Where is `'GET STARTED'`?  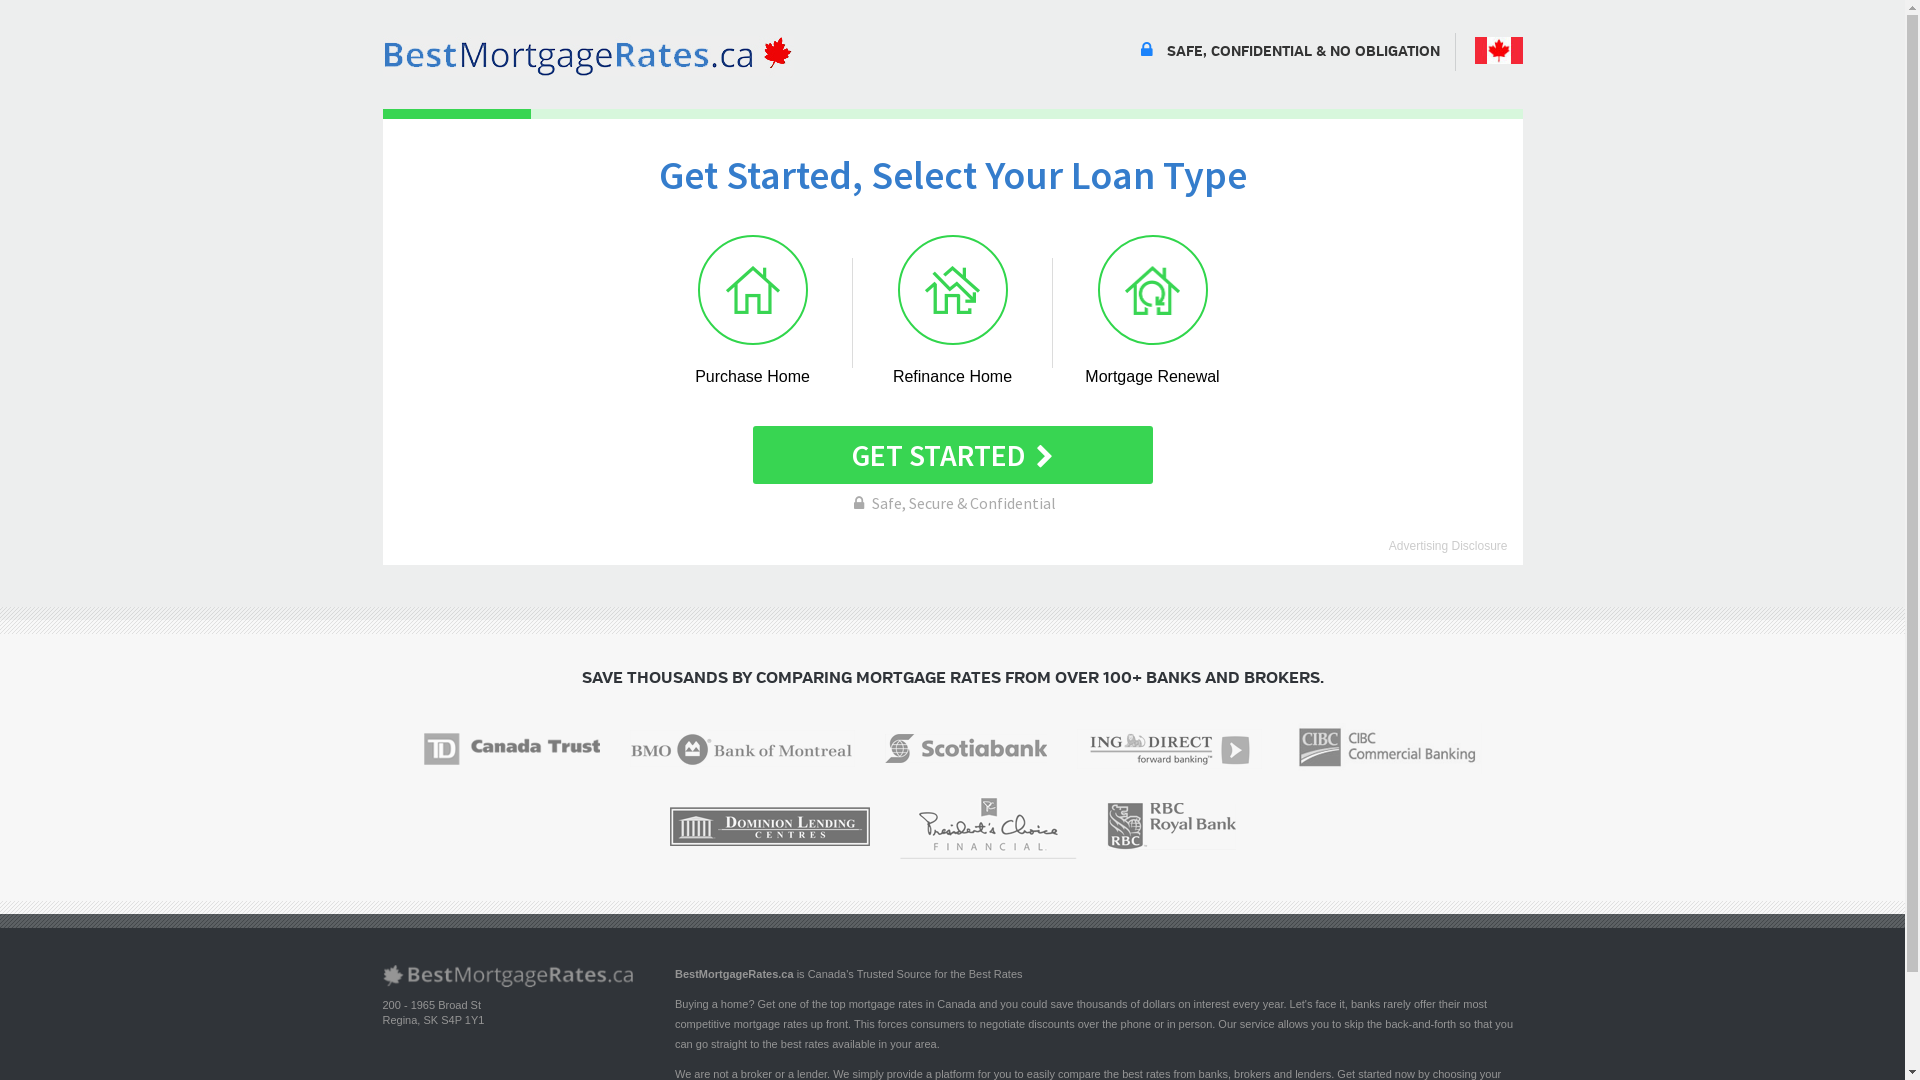 'GET STARTED' is located at coordinates (950, 455).